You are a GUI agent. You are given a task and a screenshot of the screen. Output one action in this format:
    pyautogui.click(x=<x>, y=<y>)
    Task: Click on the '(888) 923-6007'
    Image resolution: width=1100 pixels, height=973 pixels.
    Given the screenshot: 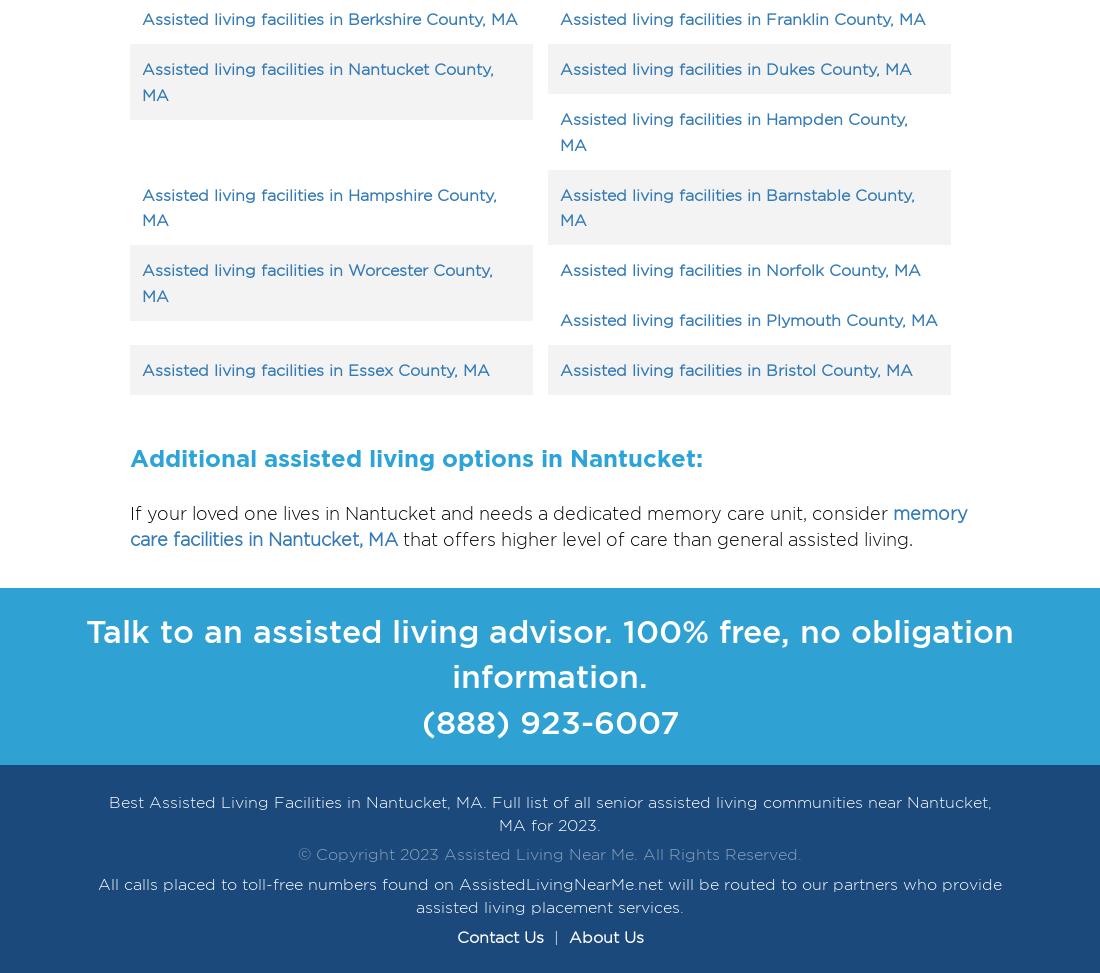 What is the action you would take?
    pyautogui.click(x=549, y=721)
    